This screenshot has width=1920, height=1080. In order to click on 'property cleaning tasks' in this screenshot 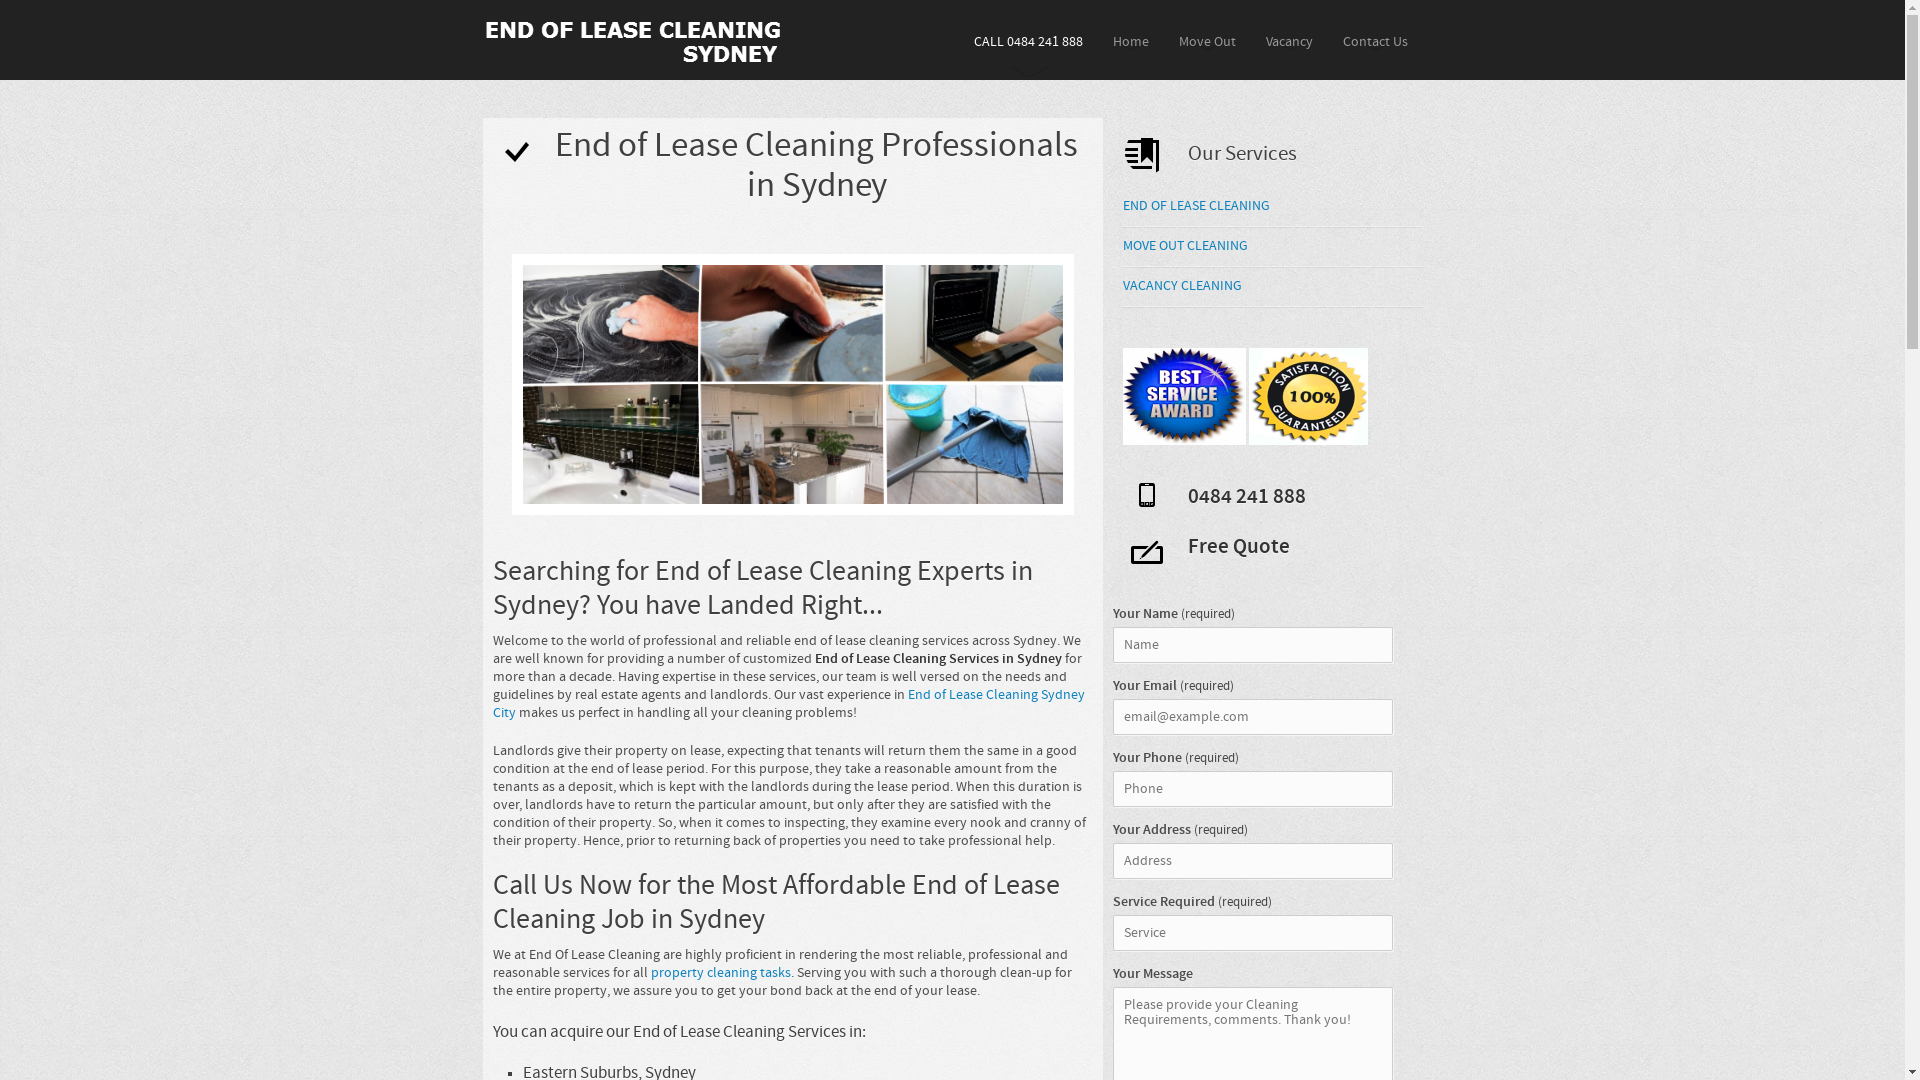, I will do `click(720, 972)`.